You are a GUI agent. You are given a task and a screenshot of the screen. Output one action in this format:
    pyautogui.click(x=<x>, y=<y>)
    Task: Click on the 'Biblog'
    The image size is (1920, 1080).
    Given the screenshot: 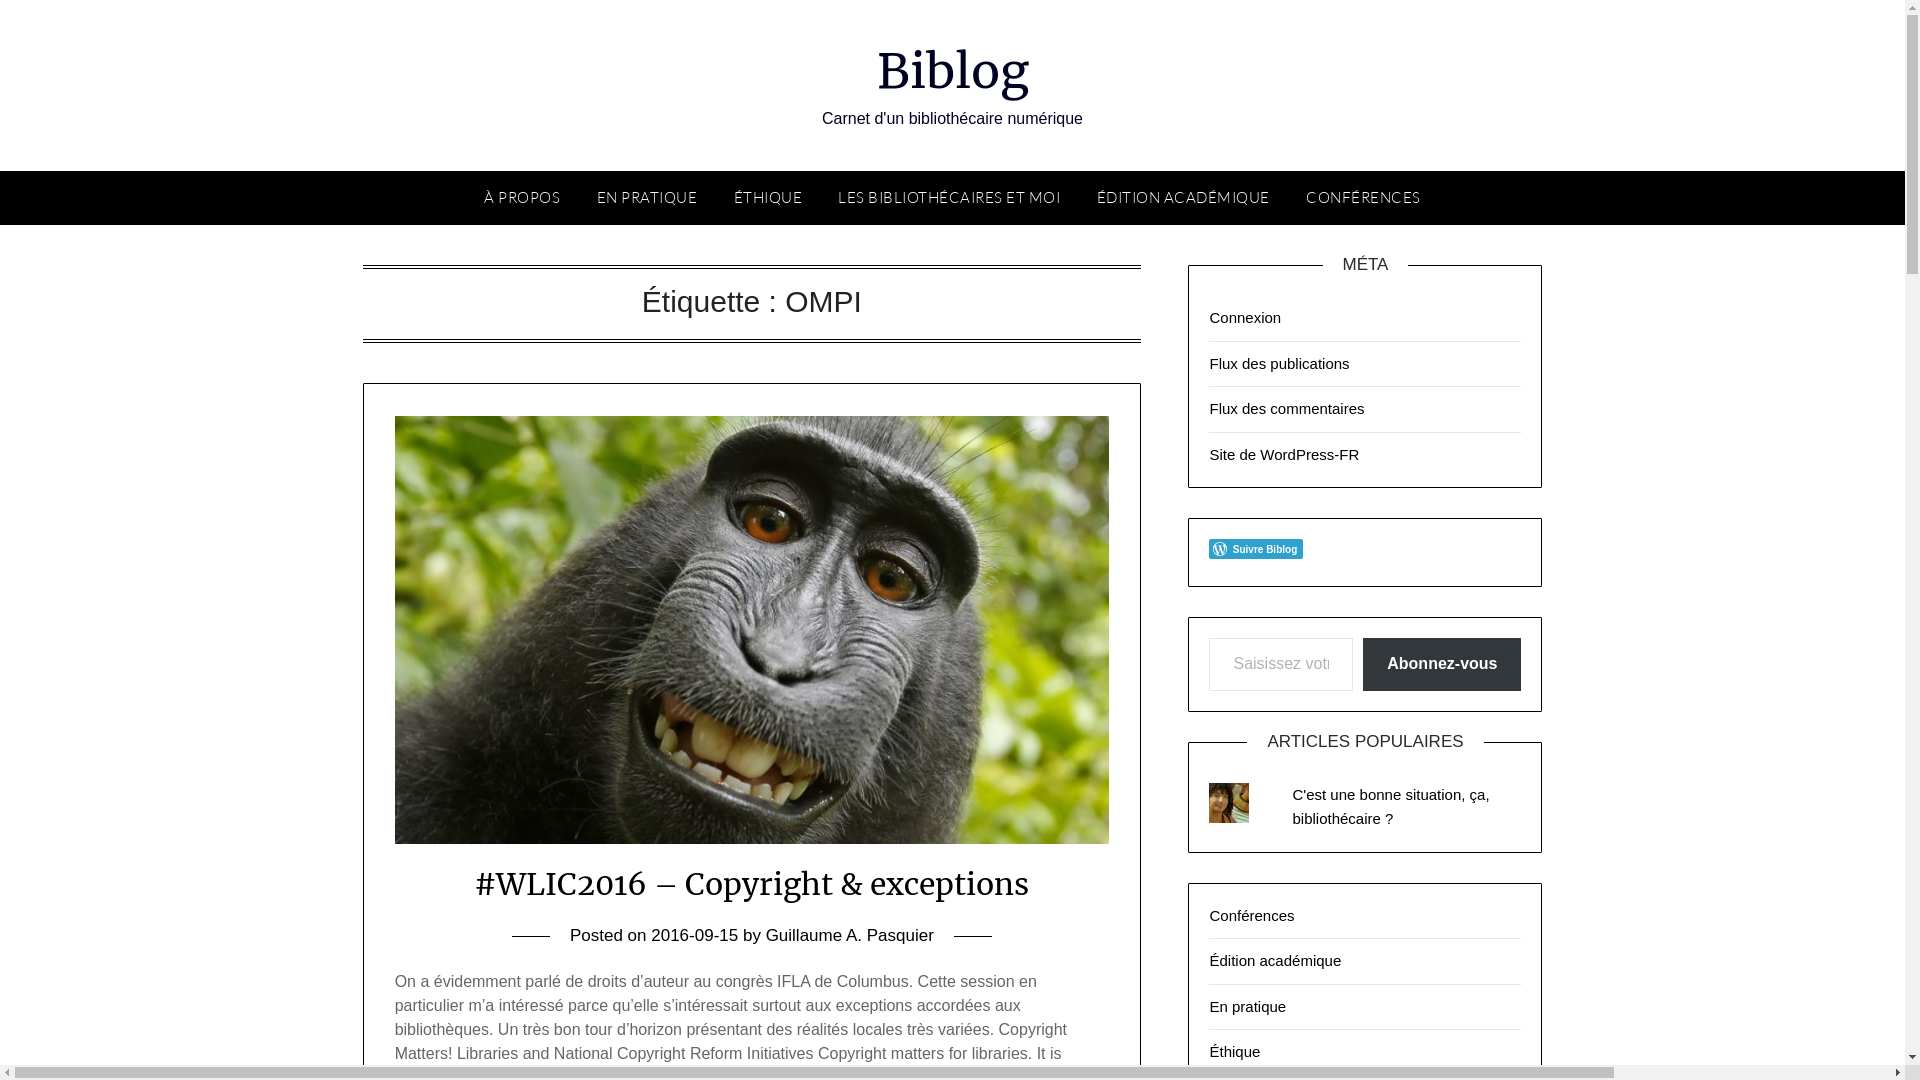 What is the action you would take?
    pyautogui.click(x=950, y=69)
    